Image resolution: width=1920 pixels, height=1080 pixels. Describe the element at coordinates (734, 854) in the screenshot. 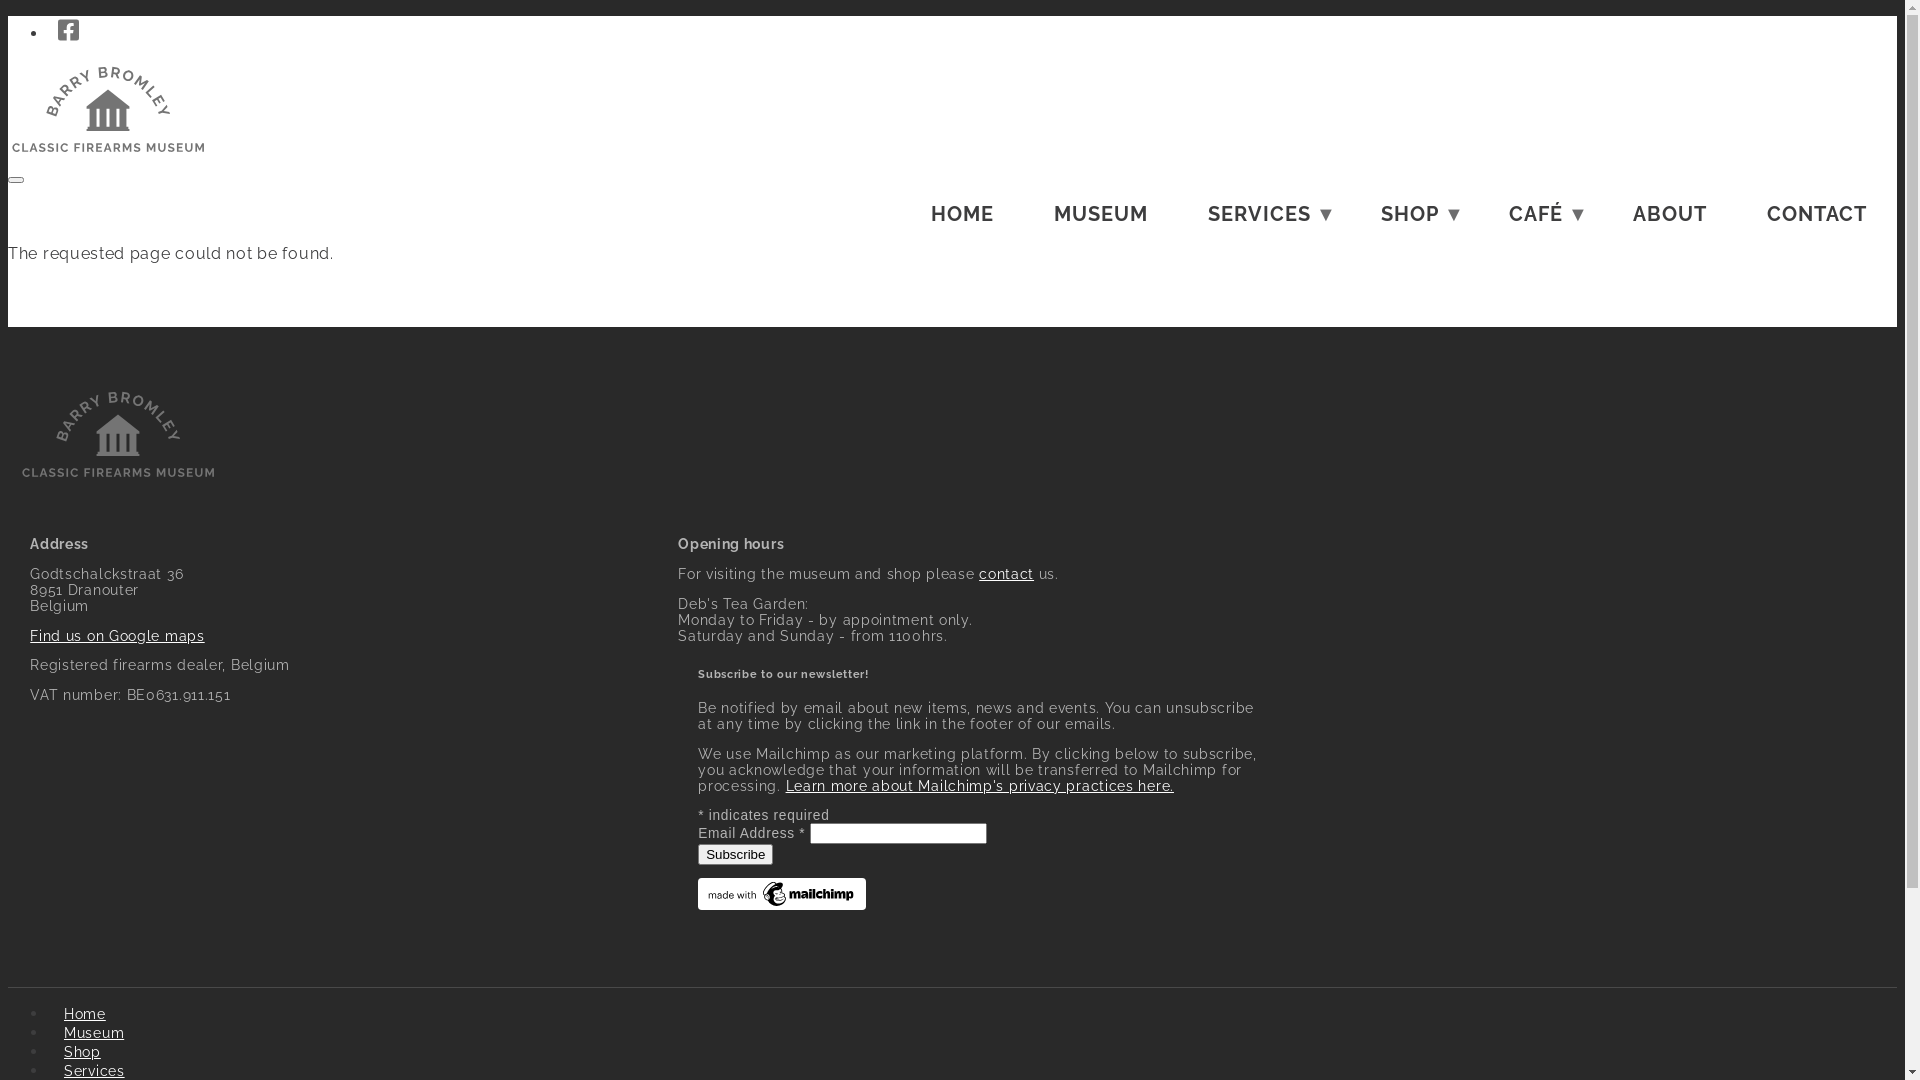

I see `'Subscribe'` at that location.